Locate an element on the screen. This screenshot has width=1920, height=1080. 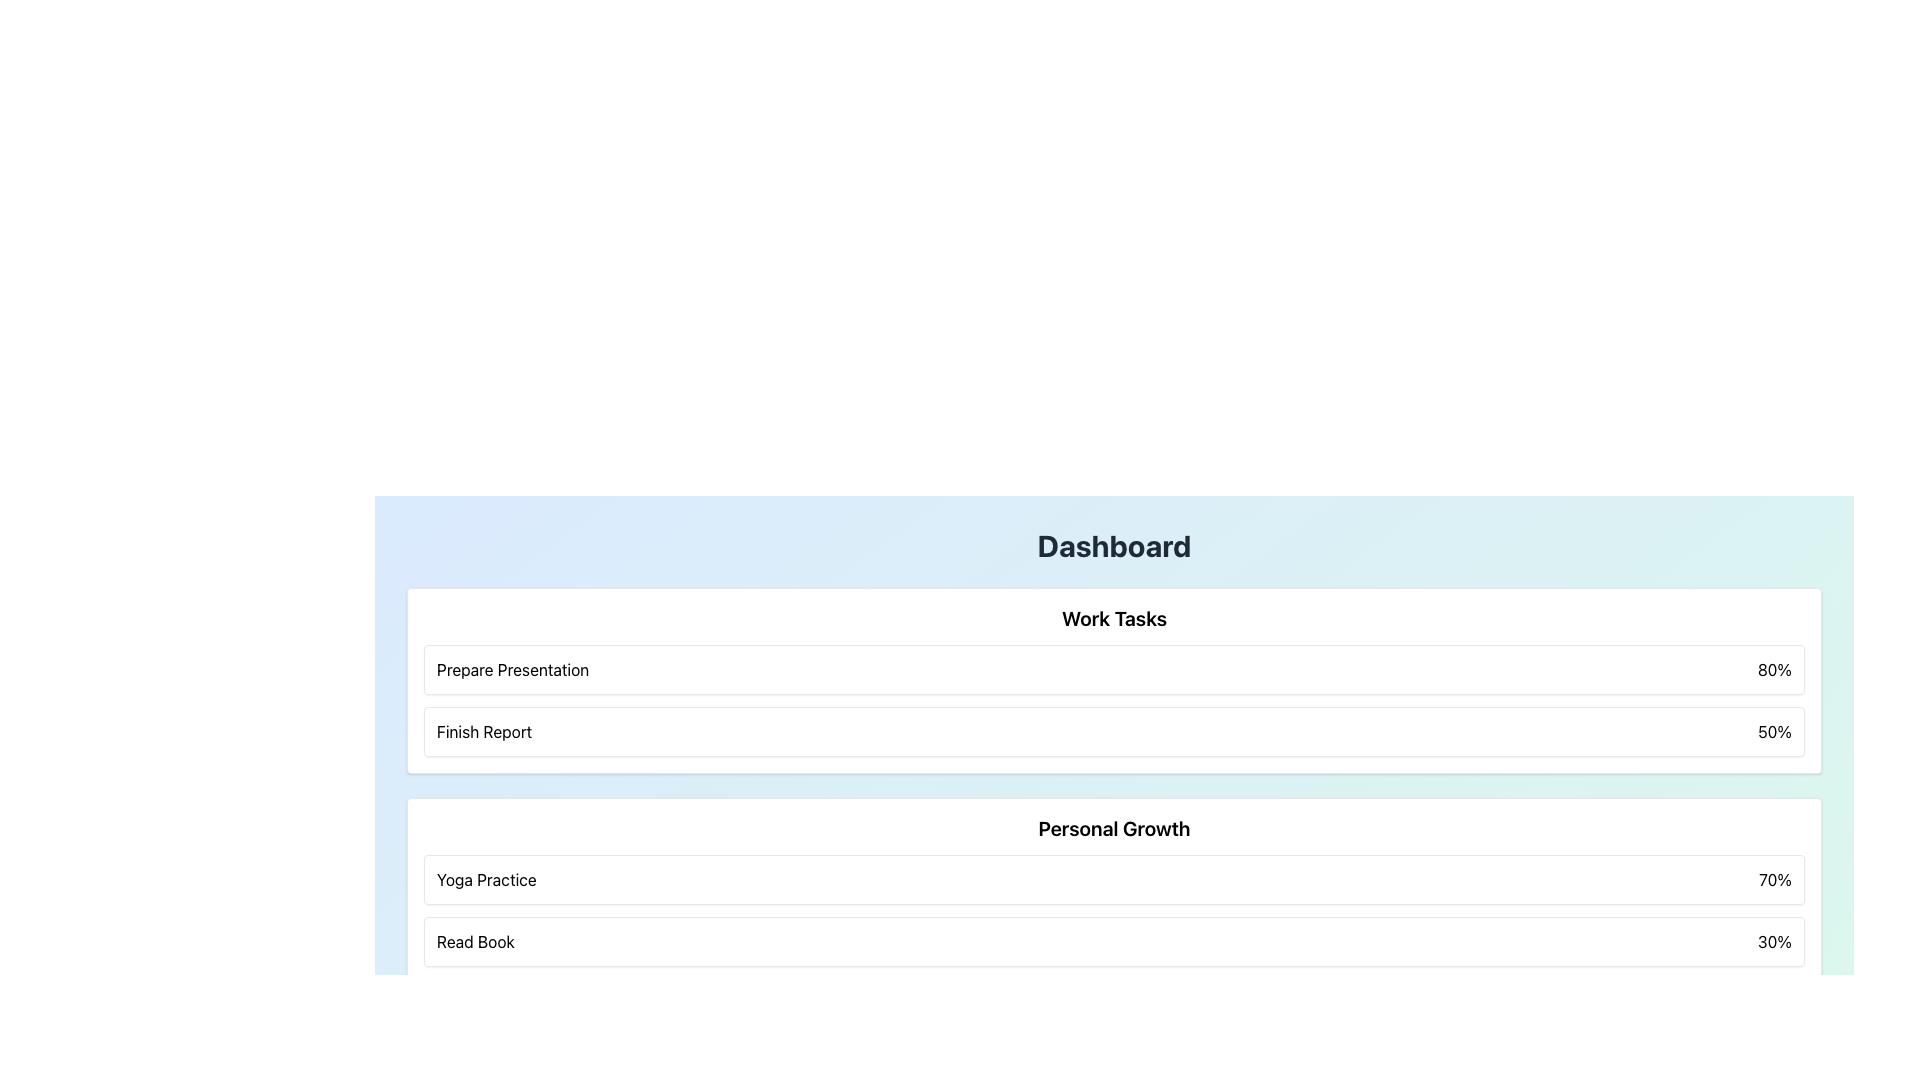
percentage value displayed as '70%' in the bold black font on the far right of the 'Yoga Practice' section is located at coordinates (1775, 878).